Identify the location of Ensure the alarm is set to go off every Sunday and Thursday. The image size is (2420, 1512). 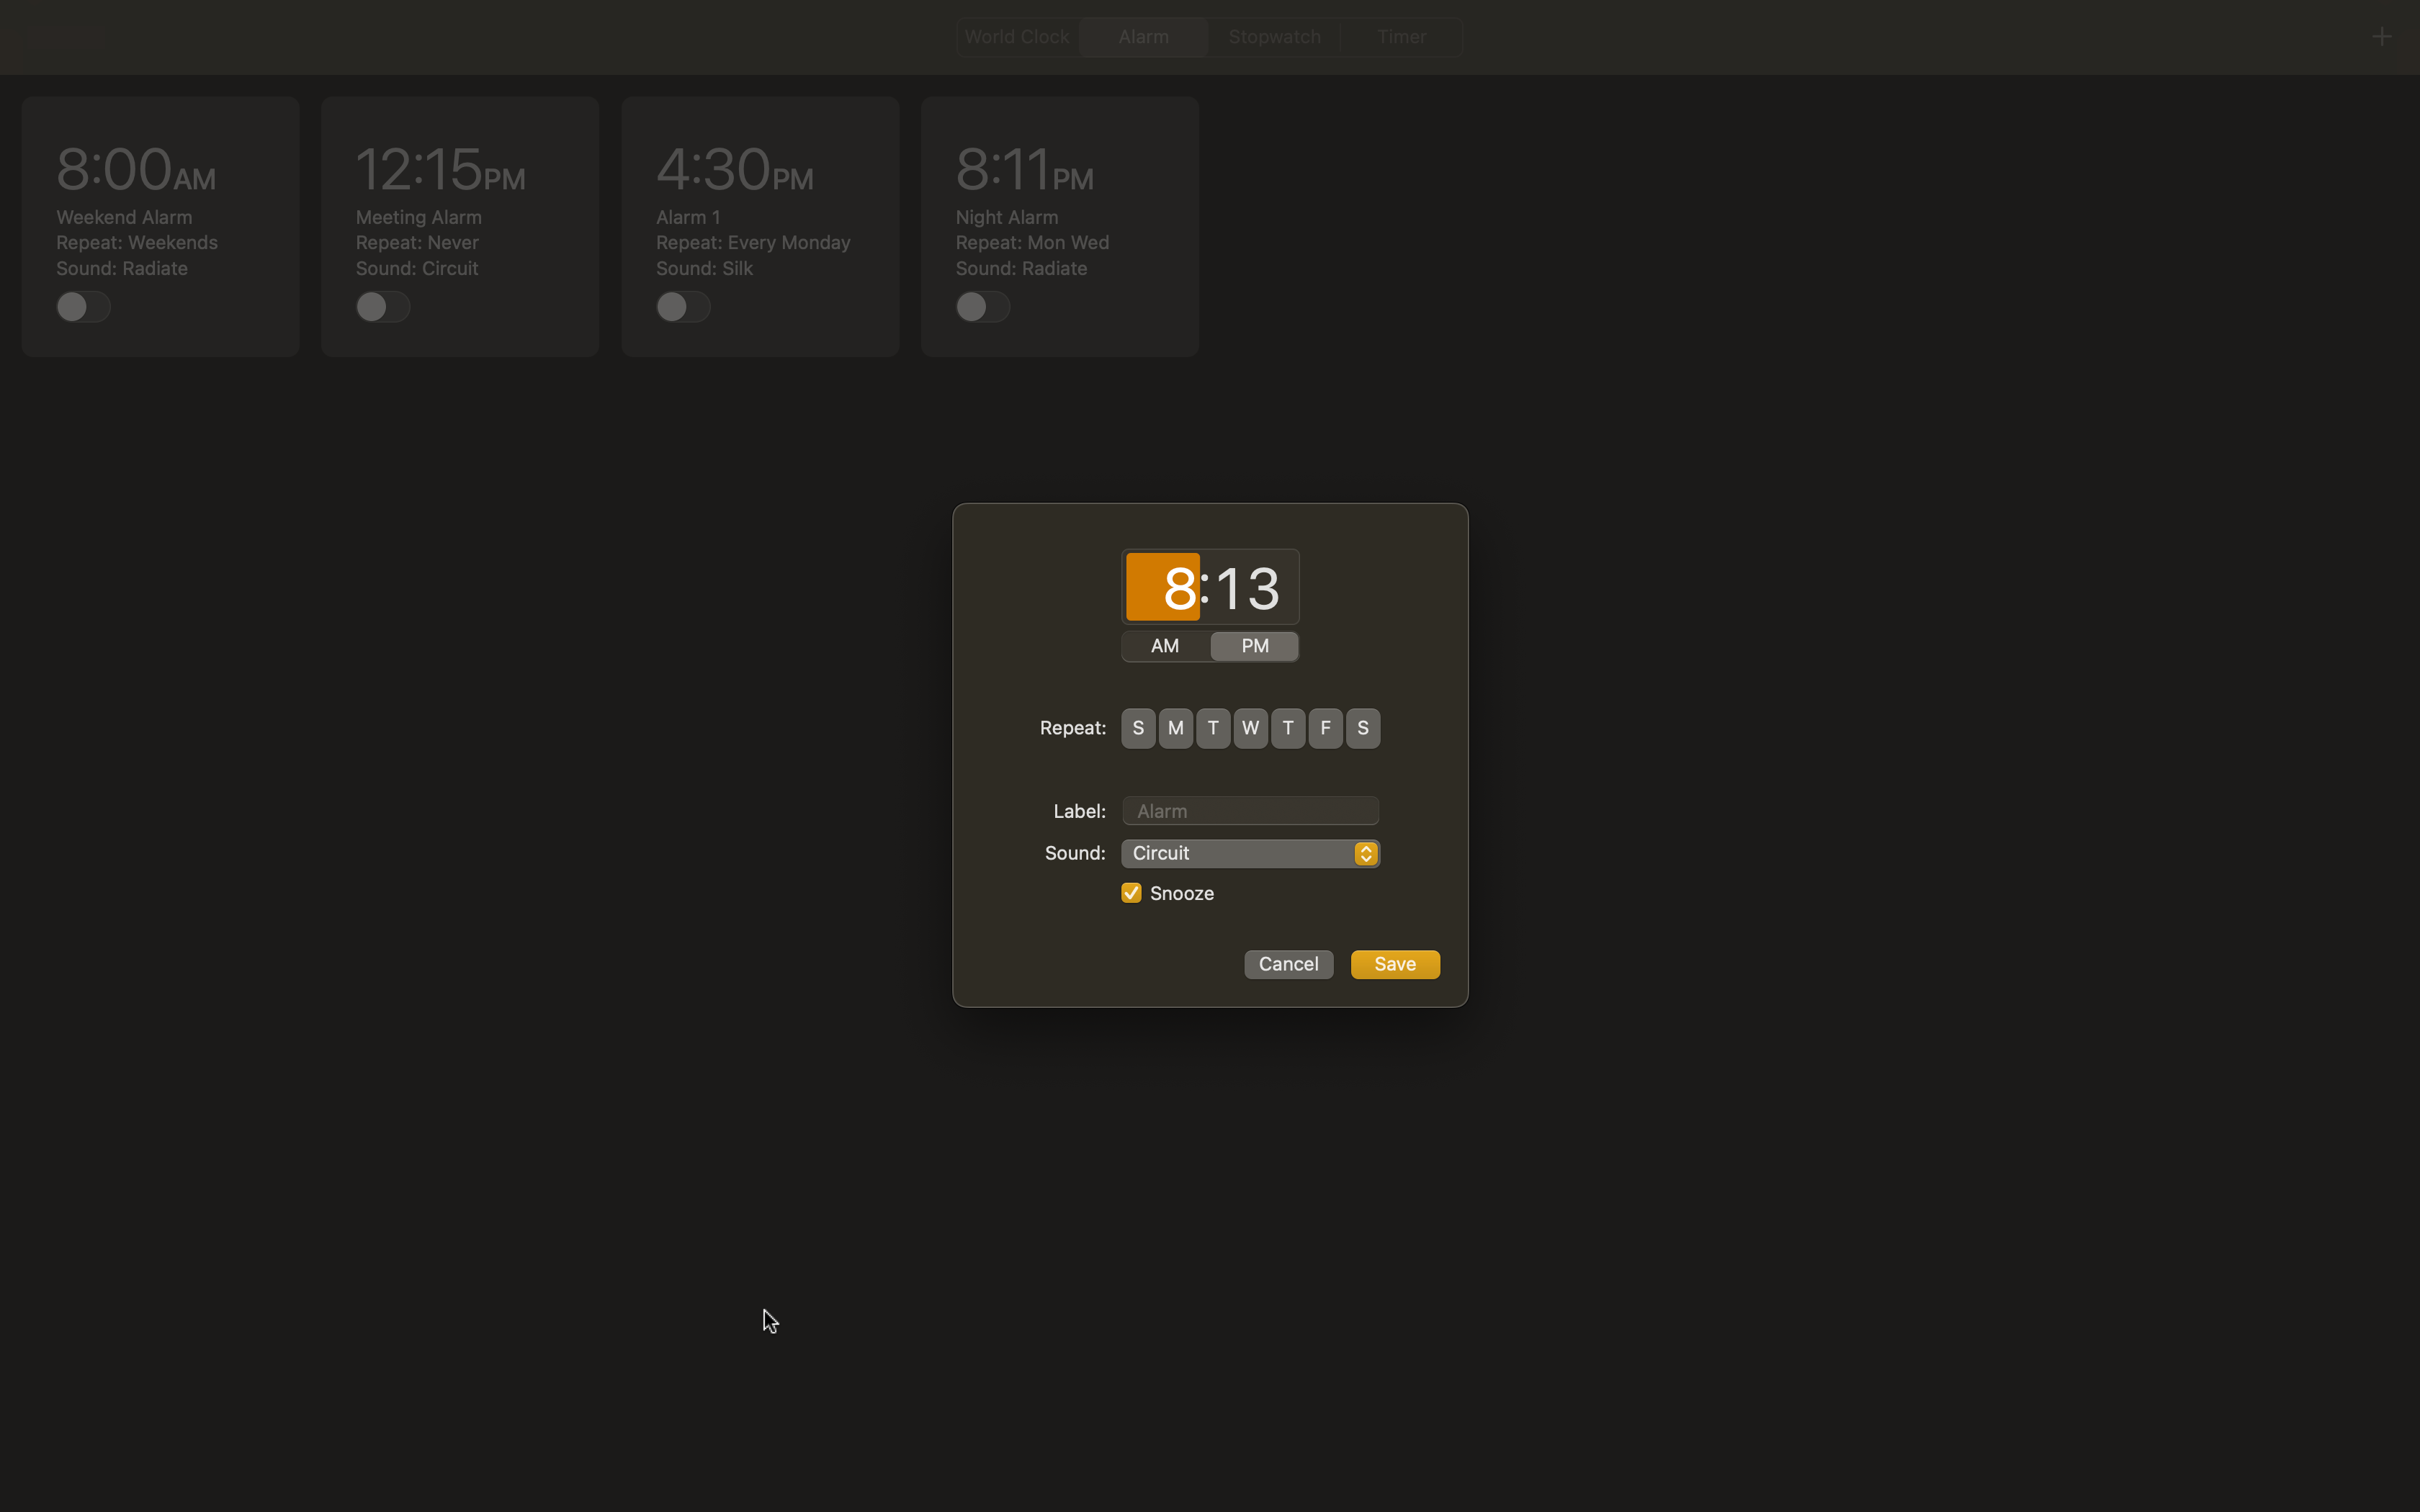
(1137, 727).